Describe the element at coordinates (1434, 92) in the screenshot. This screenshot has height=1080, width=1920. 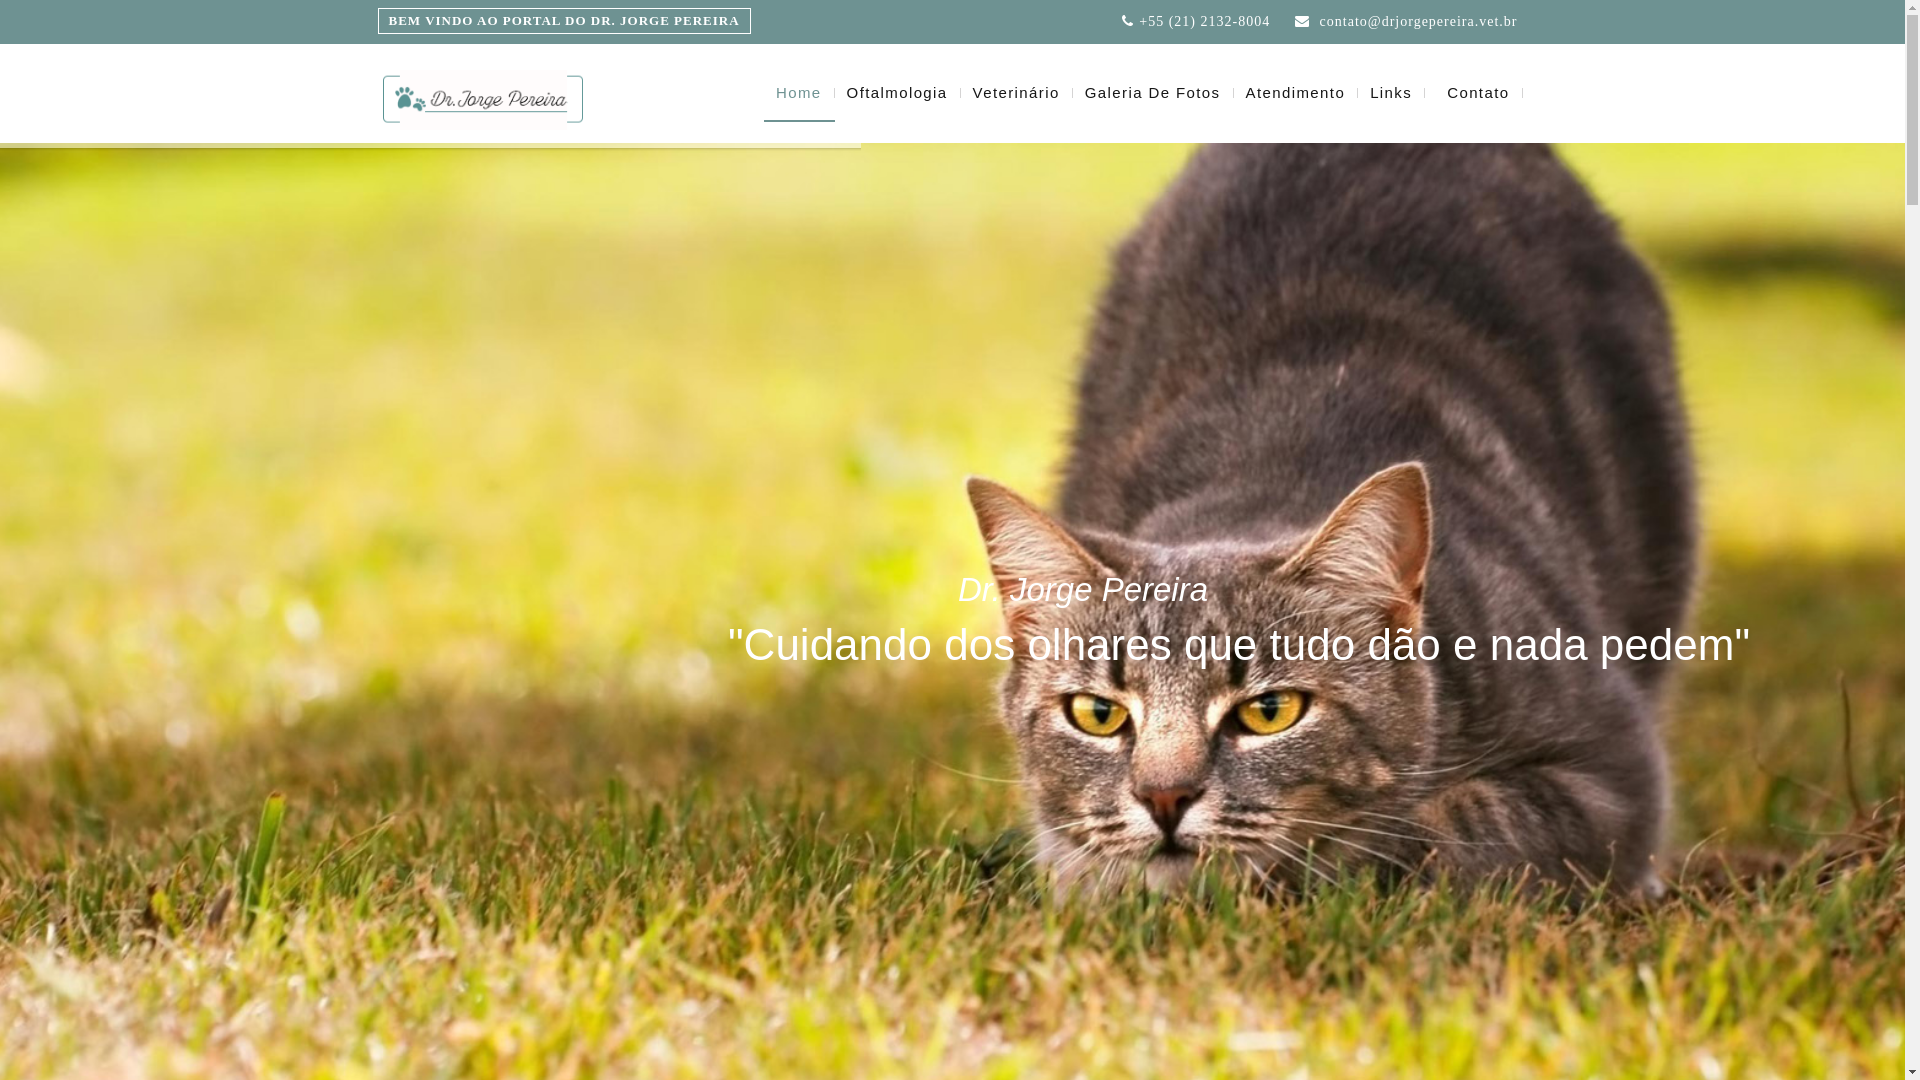
I see `'Contato'` at that location.